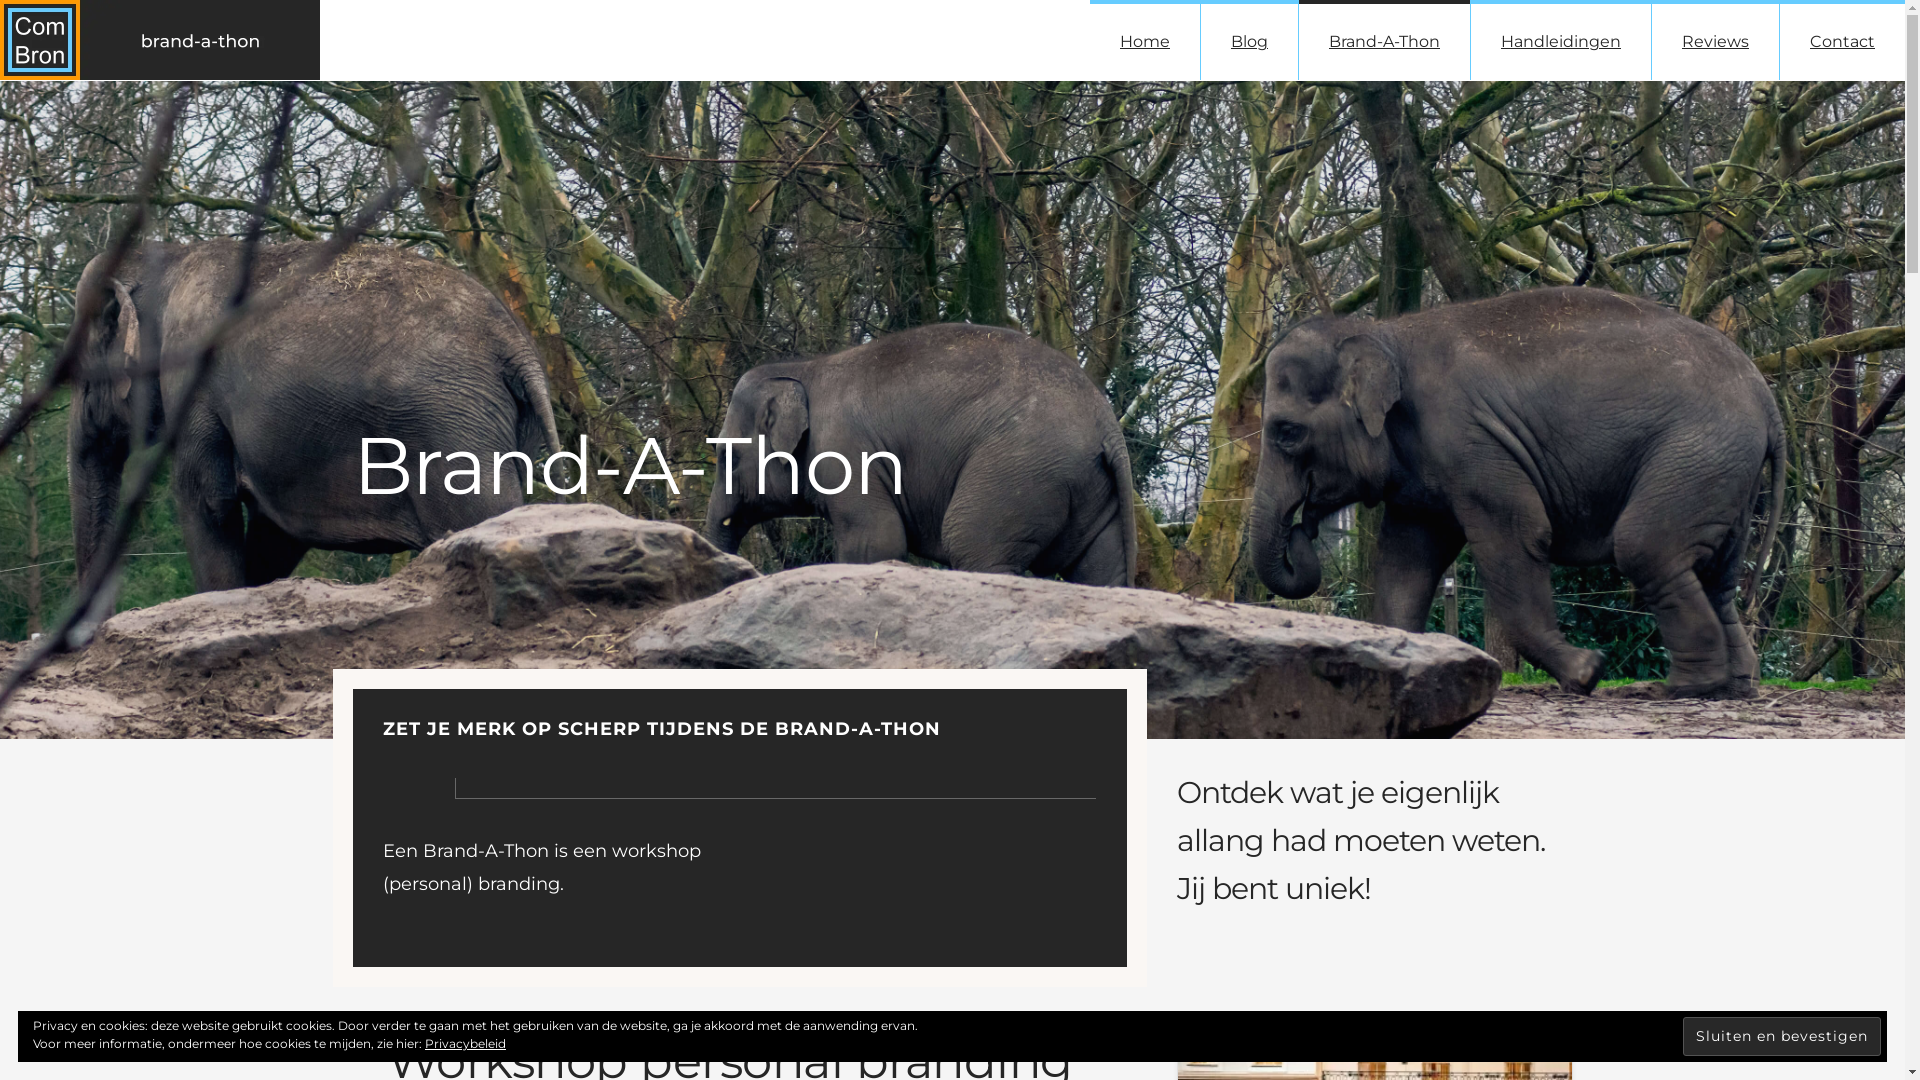  Describe the element at coordinates (758, 1022) in the screenshot. I see `'REVIEWS'` at that location.